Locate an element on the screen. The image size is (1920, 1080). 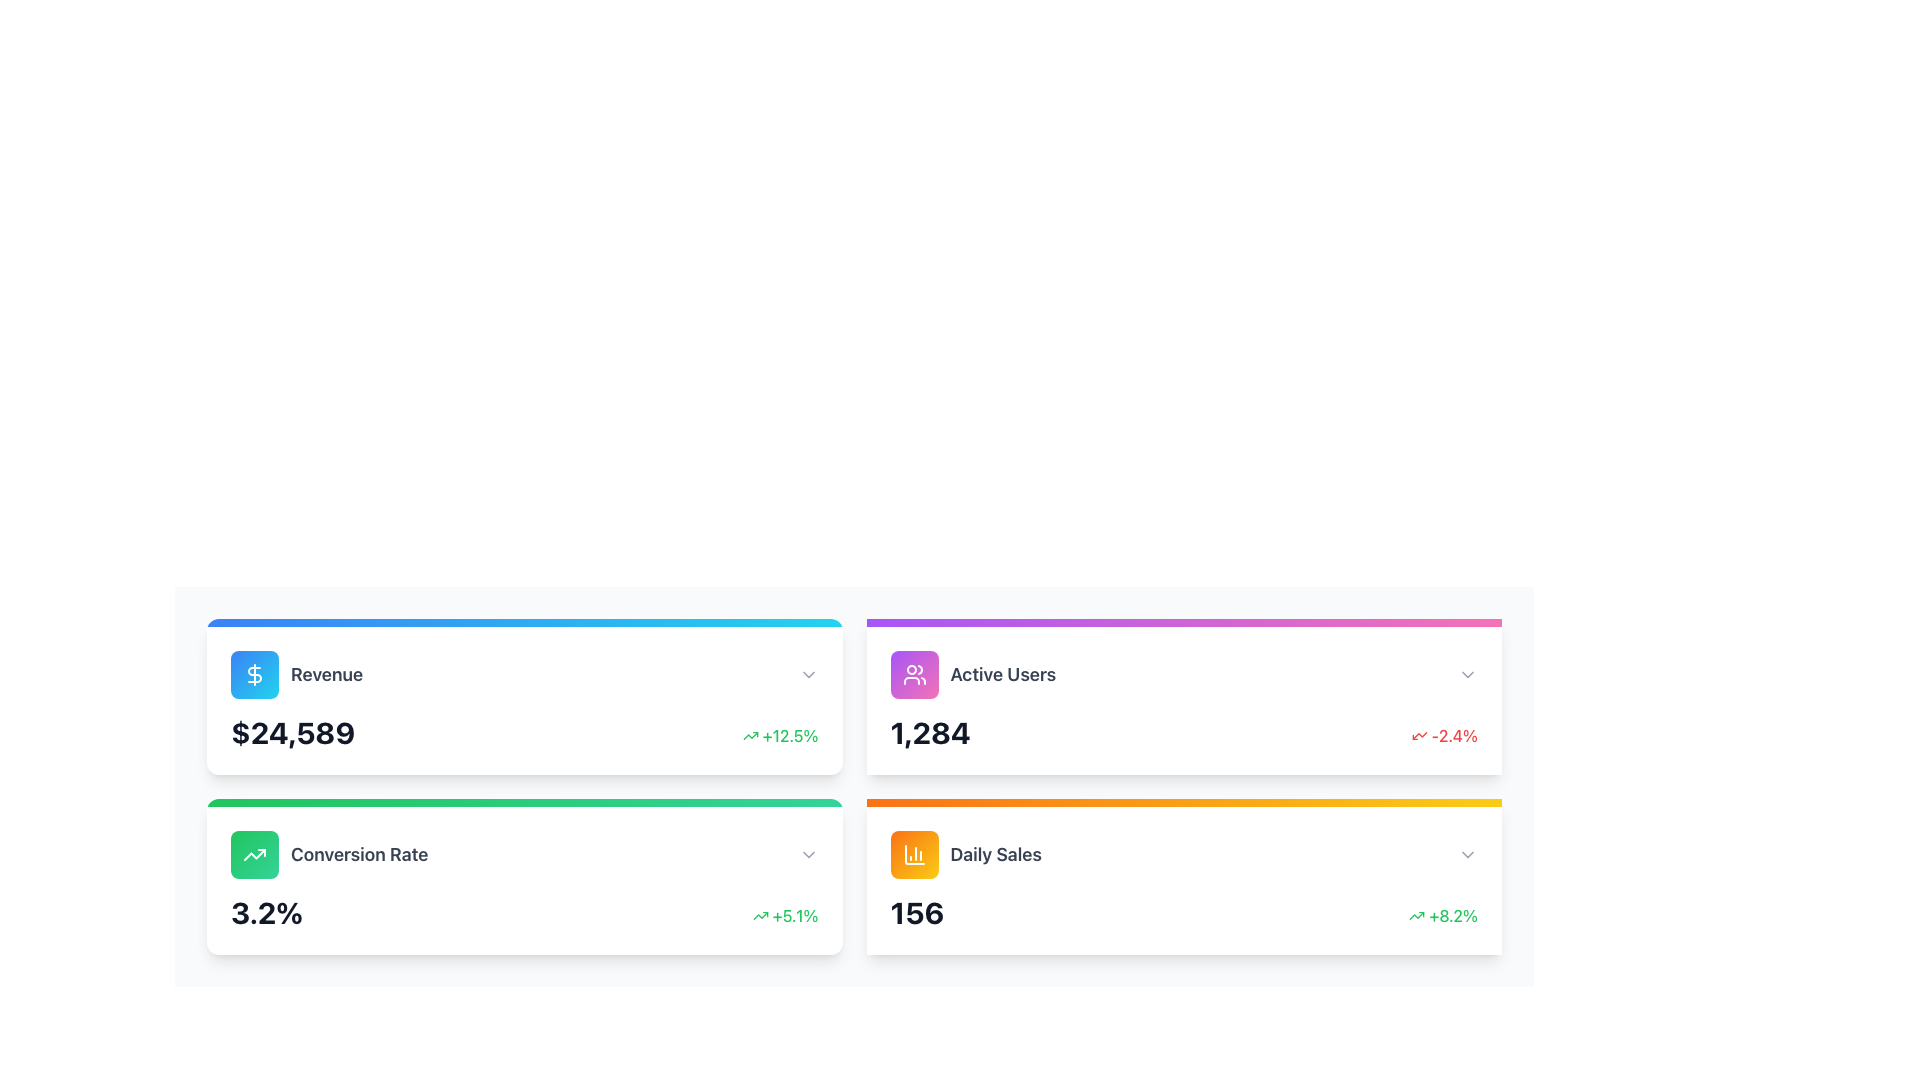
displayed information on the 'Daily Sales' dashboard card located in the bottom-right quadrant of the grid, which summarizes key performance statistics is located at coordinates (1184, 879).